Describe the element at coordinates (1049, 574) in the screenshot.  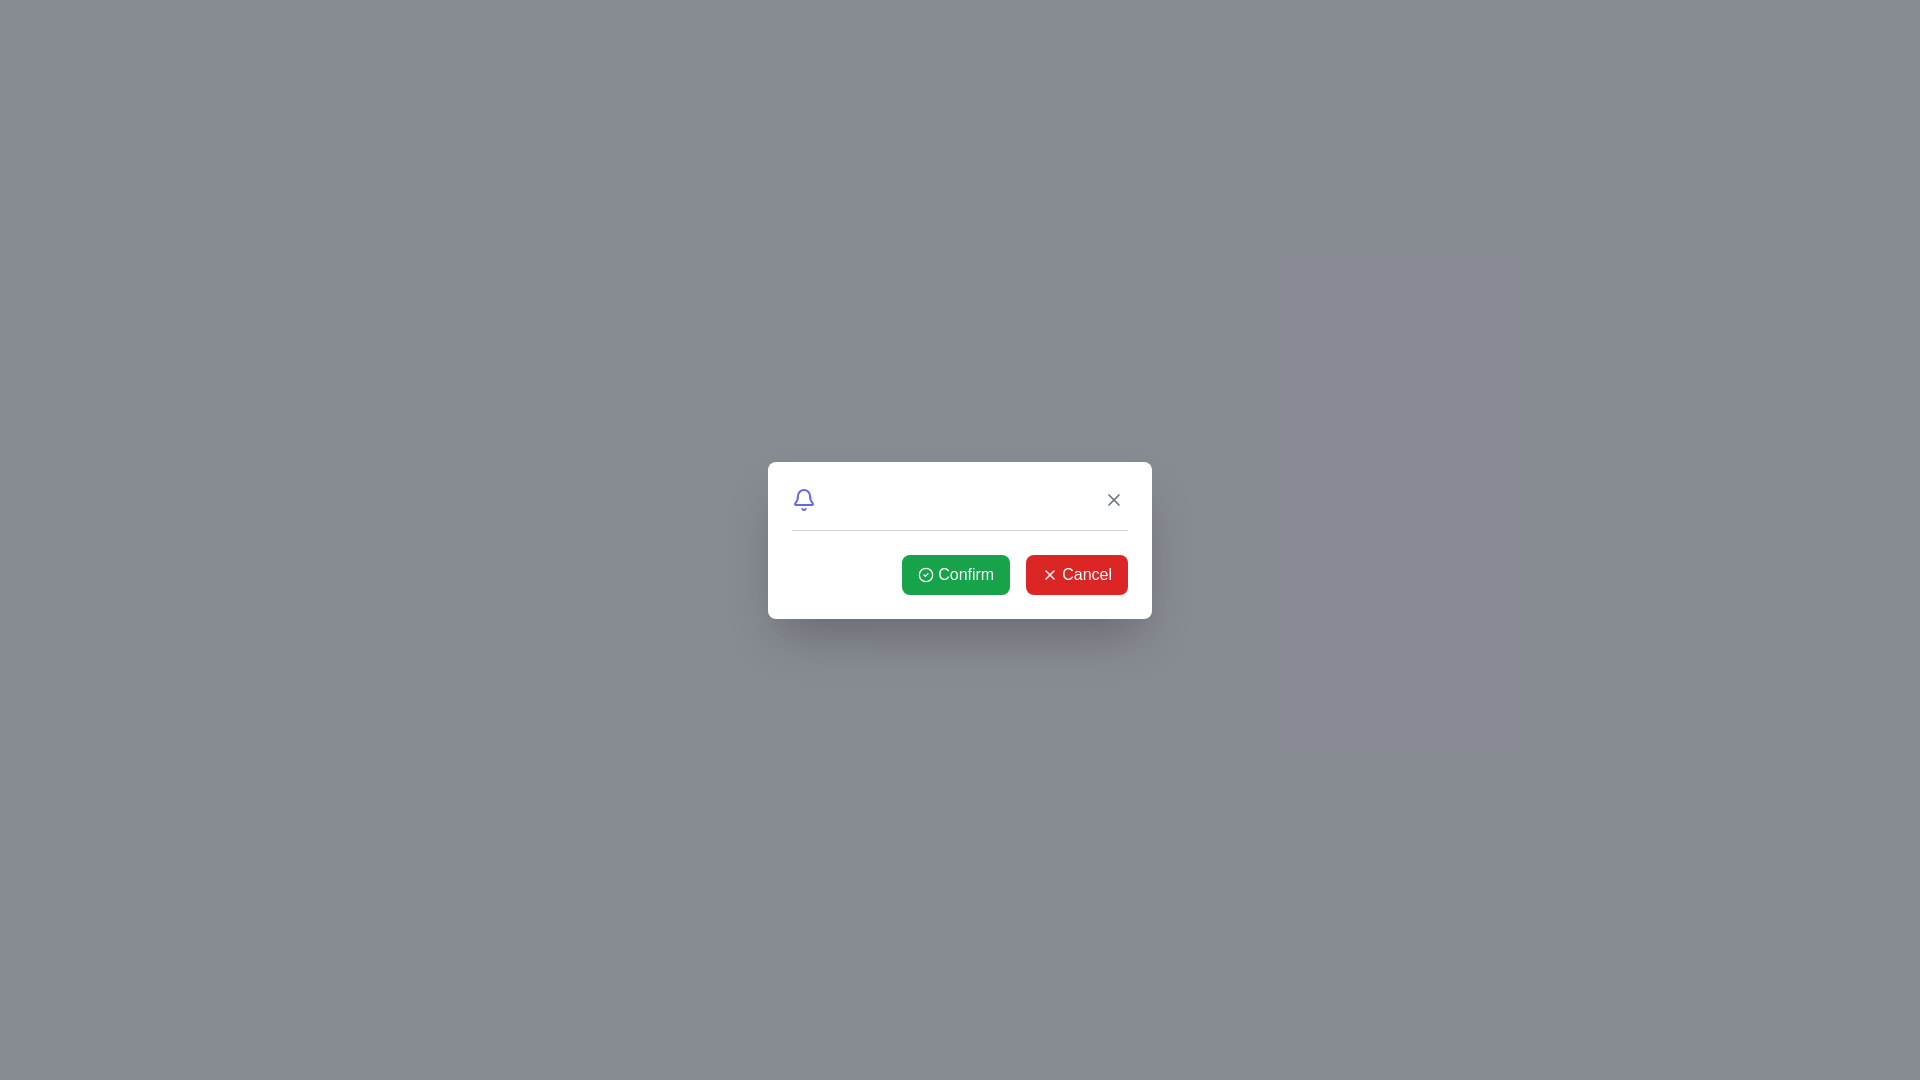
I see `the cancel icon located within the 'Cancel' button, positioned near the bottom-right area of the modal interface` at that location.